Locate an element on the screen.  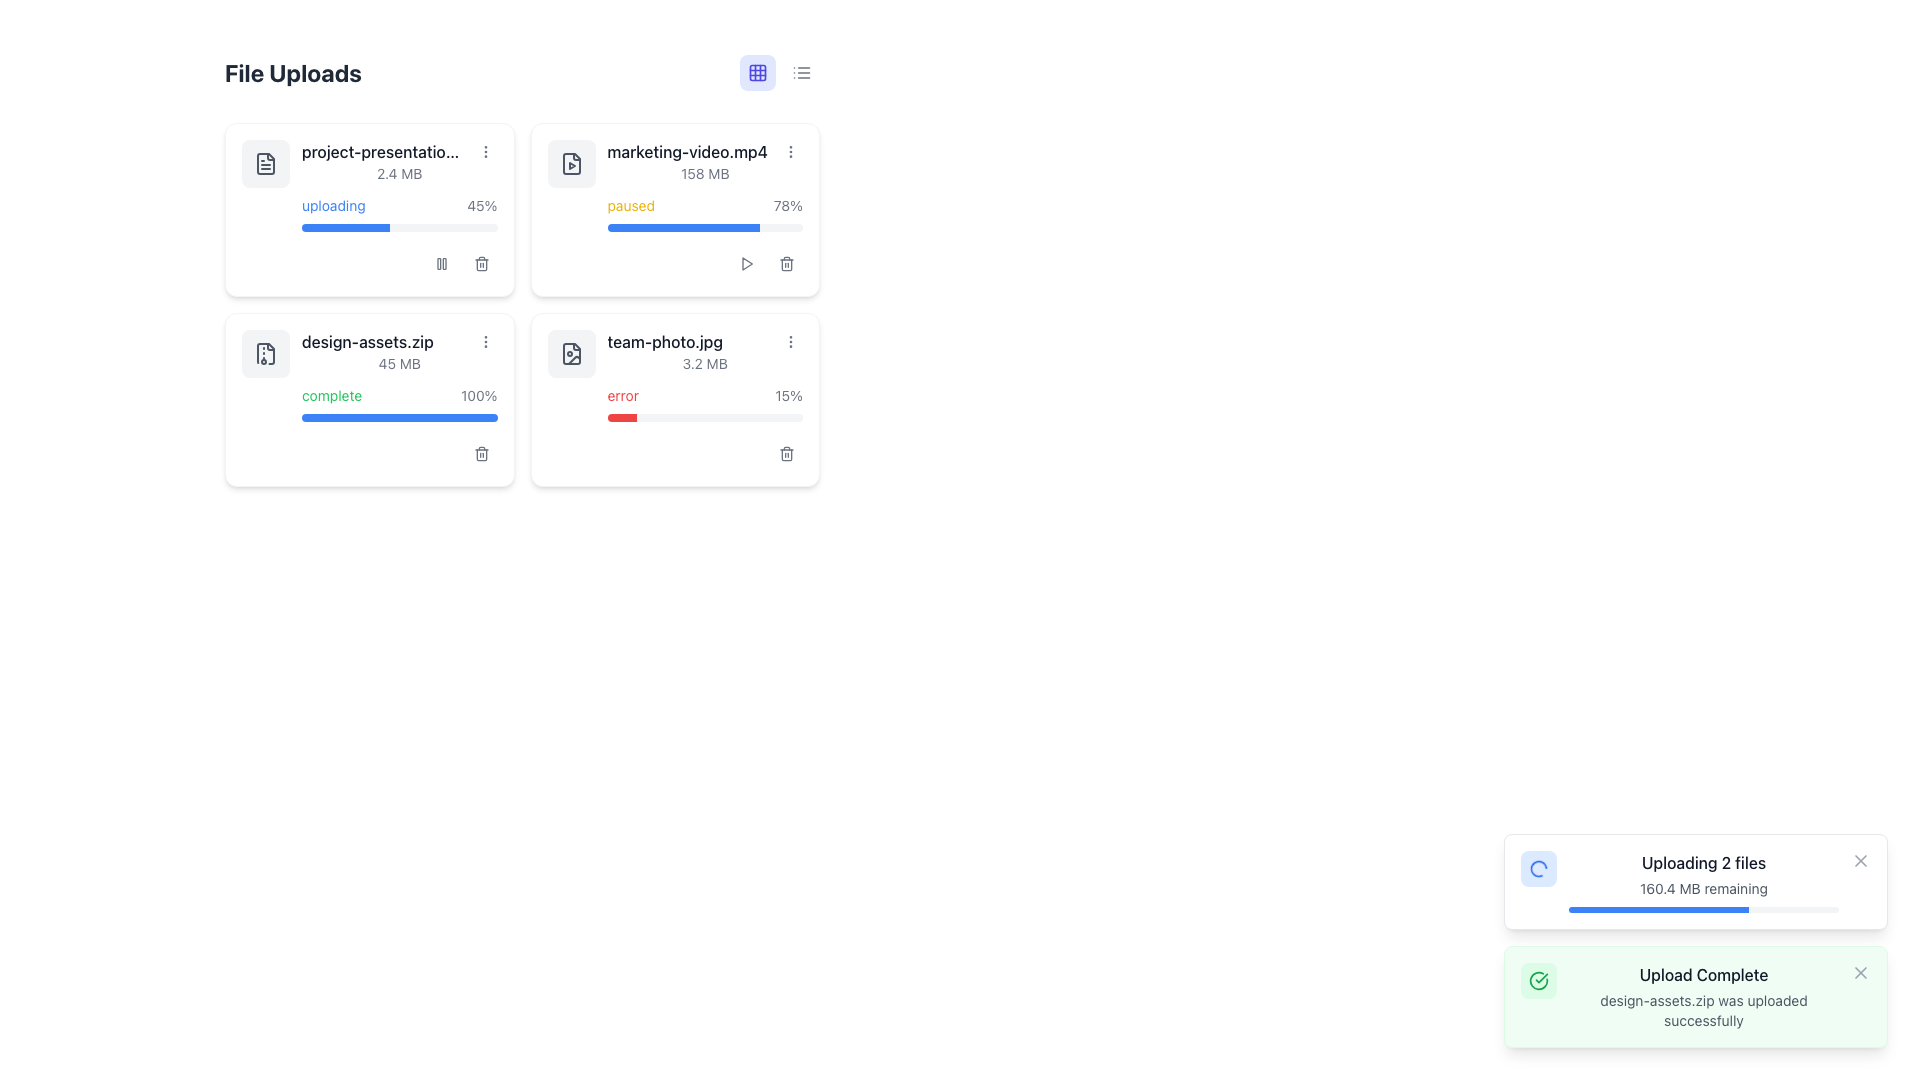
the static text label indicating the upload status of a file, which is located in the top-left card under the 'File Uploads' section, before the percentage '45%' is located at coordinates (333, 205).